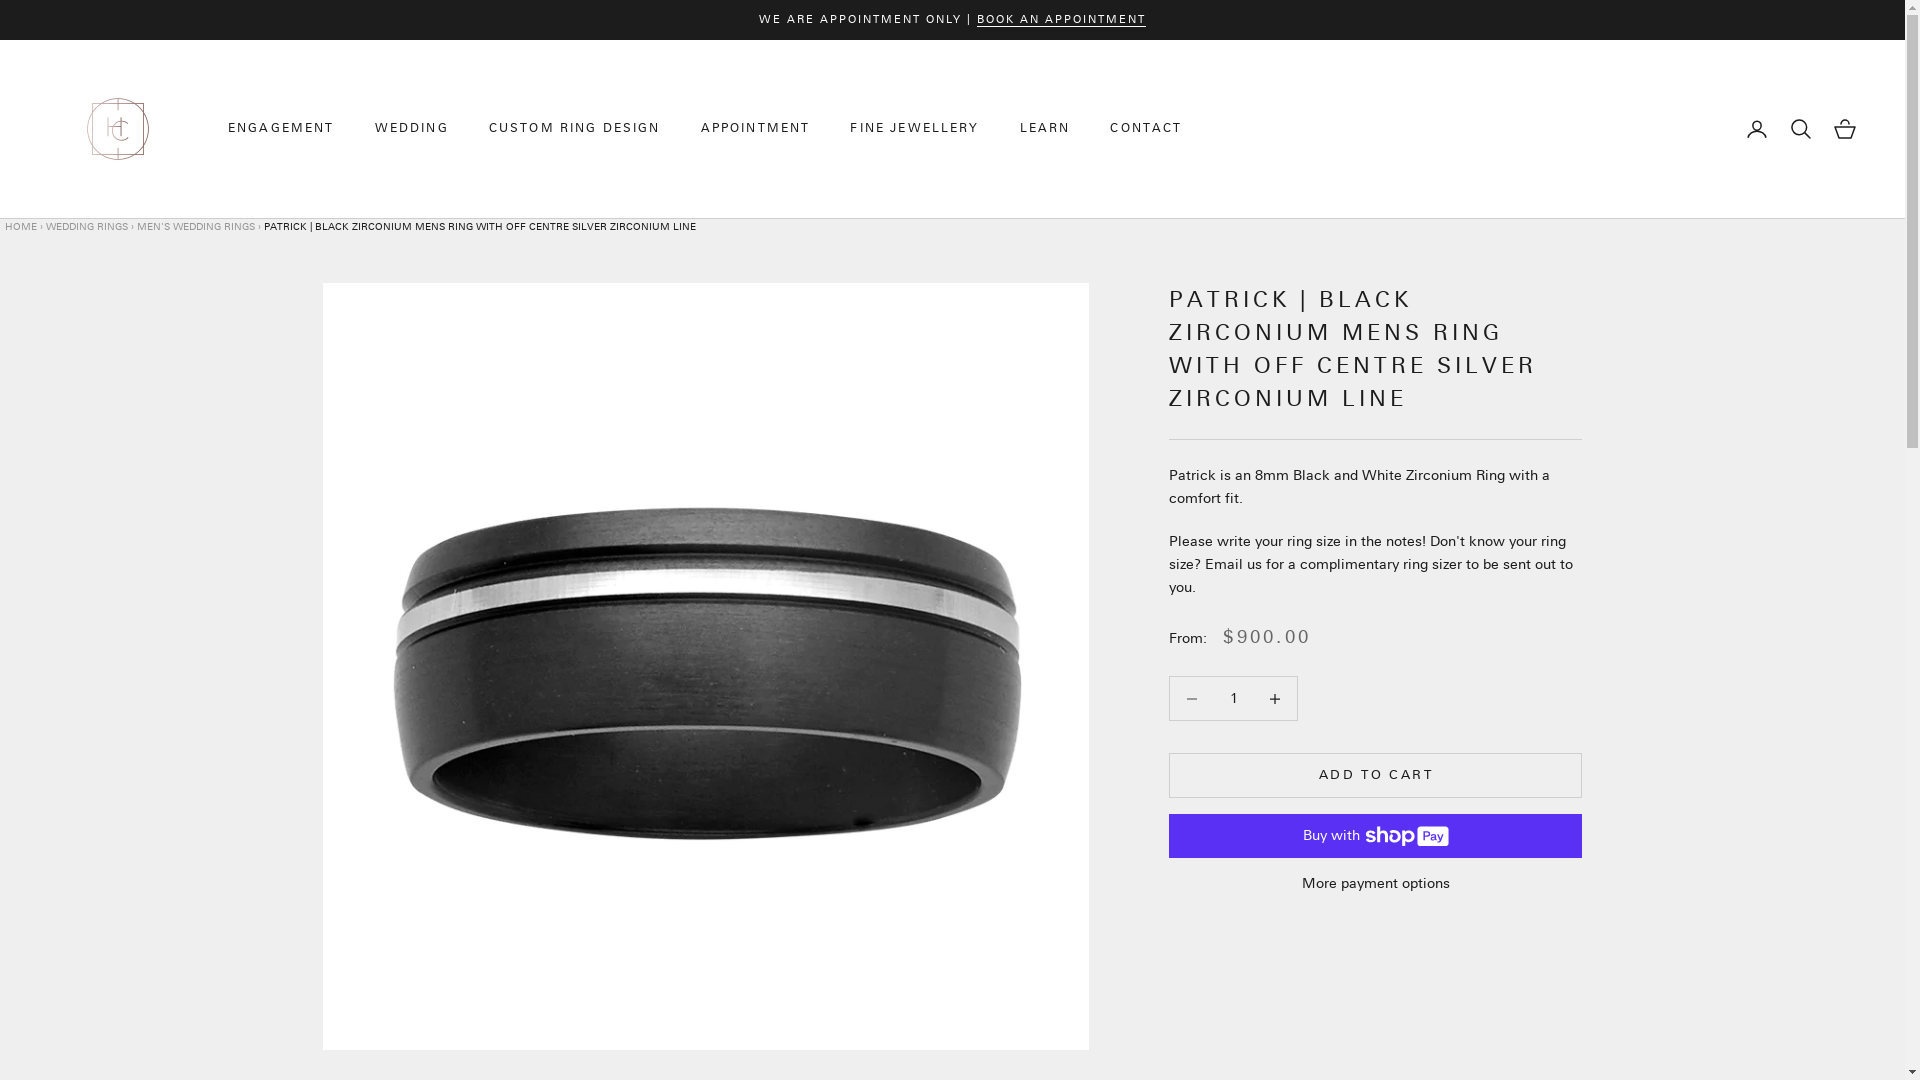  Describe the element at coordinates (22, 226) in the screenshot. I see `'HOME'` at that location.